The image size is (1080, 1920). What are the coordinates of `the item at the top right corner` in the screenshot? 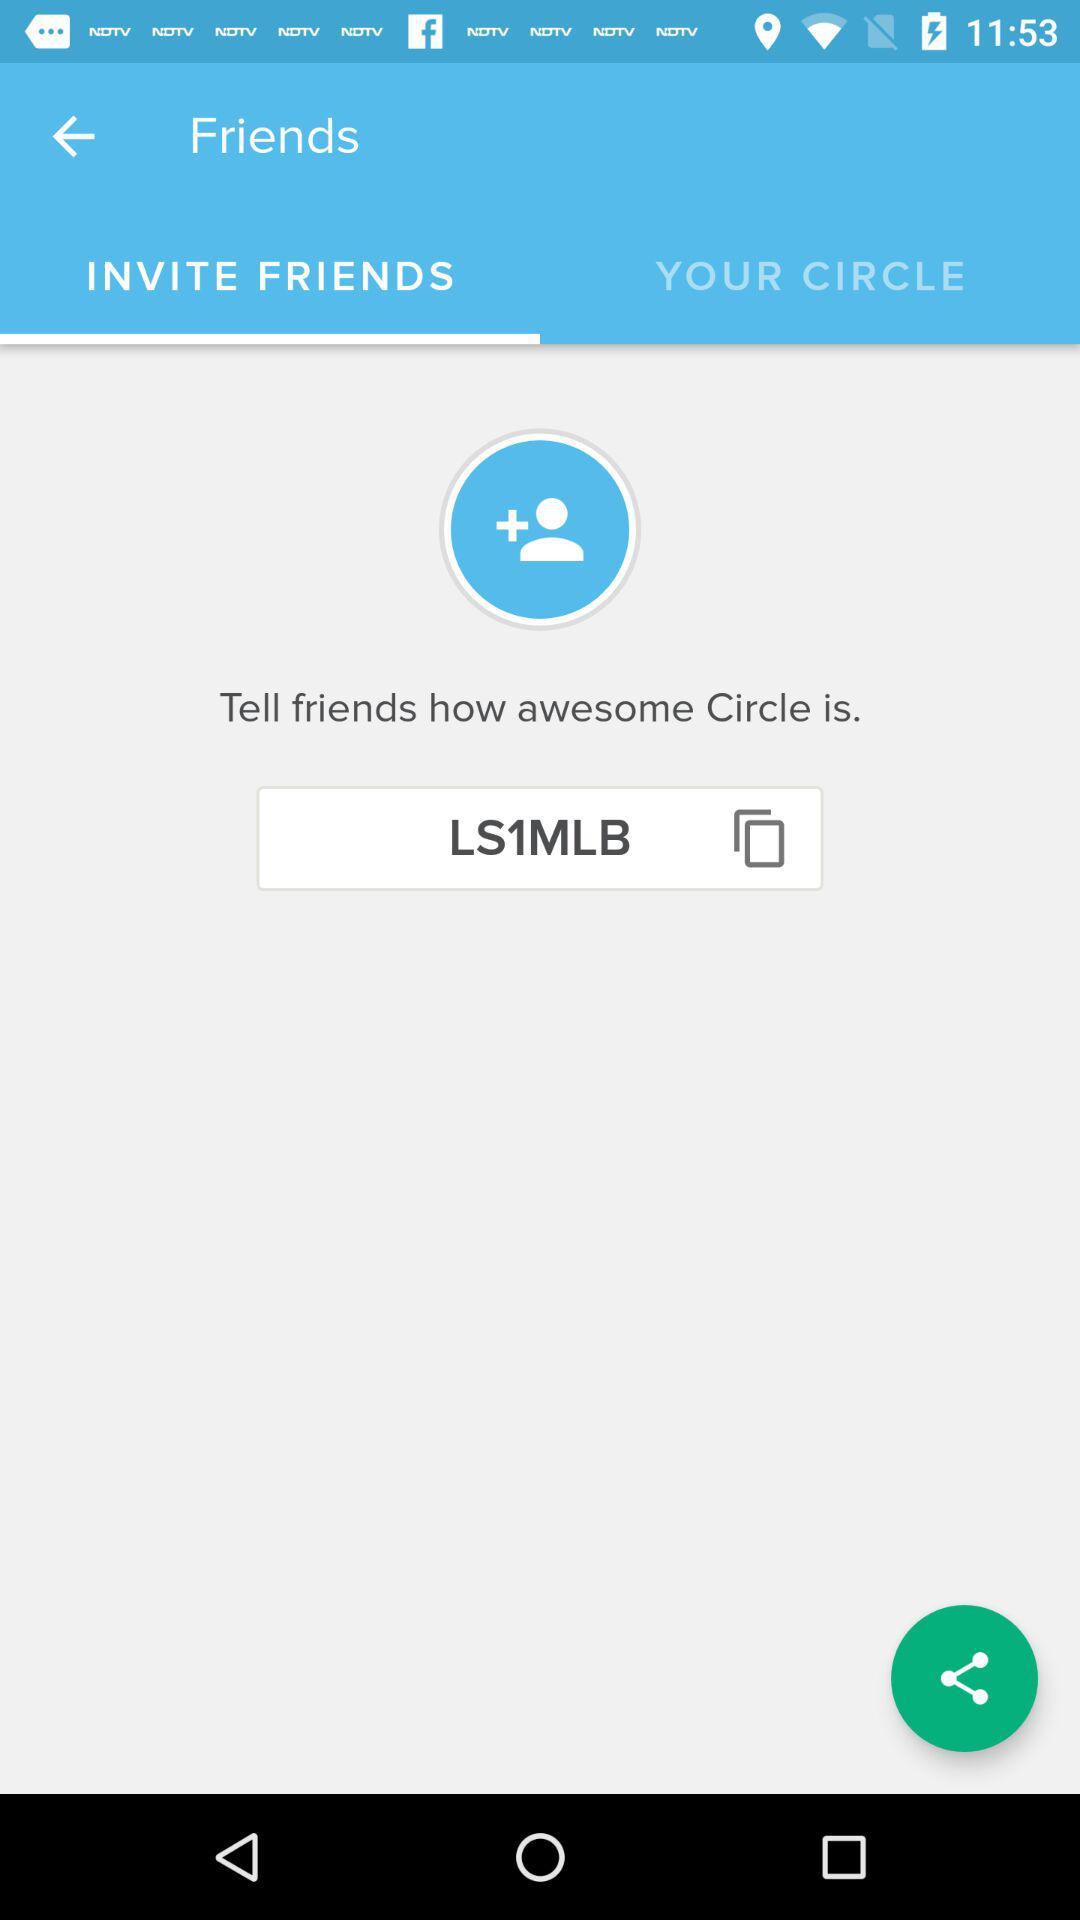 It's located at (810, 276).